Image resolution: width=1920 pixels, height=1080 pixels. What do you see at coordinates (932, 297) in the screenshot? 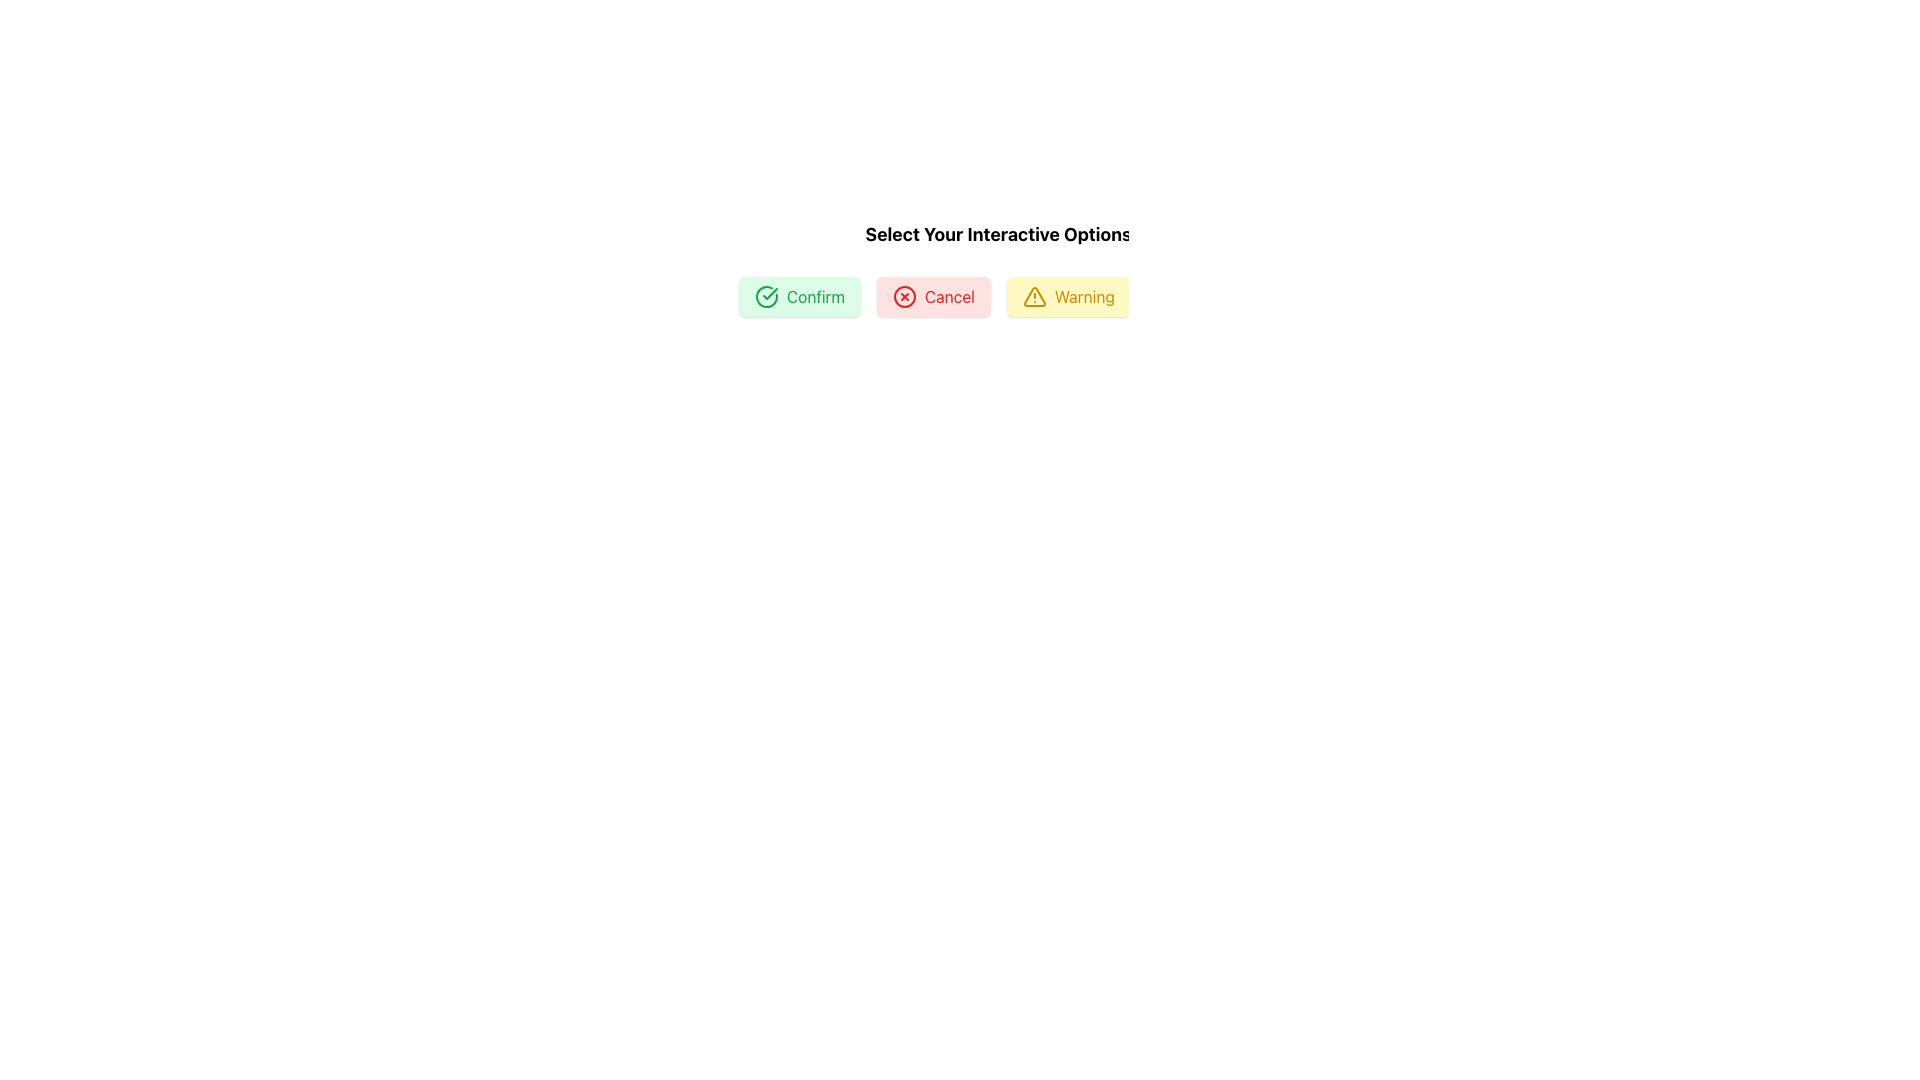
I see `the 'Cancel' button, which is the second button in a horizontal group of four` at bounding box center [932, 297].